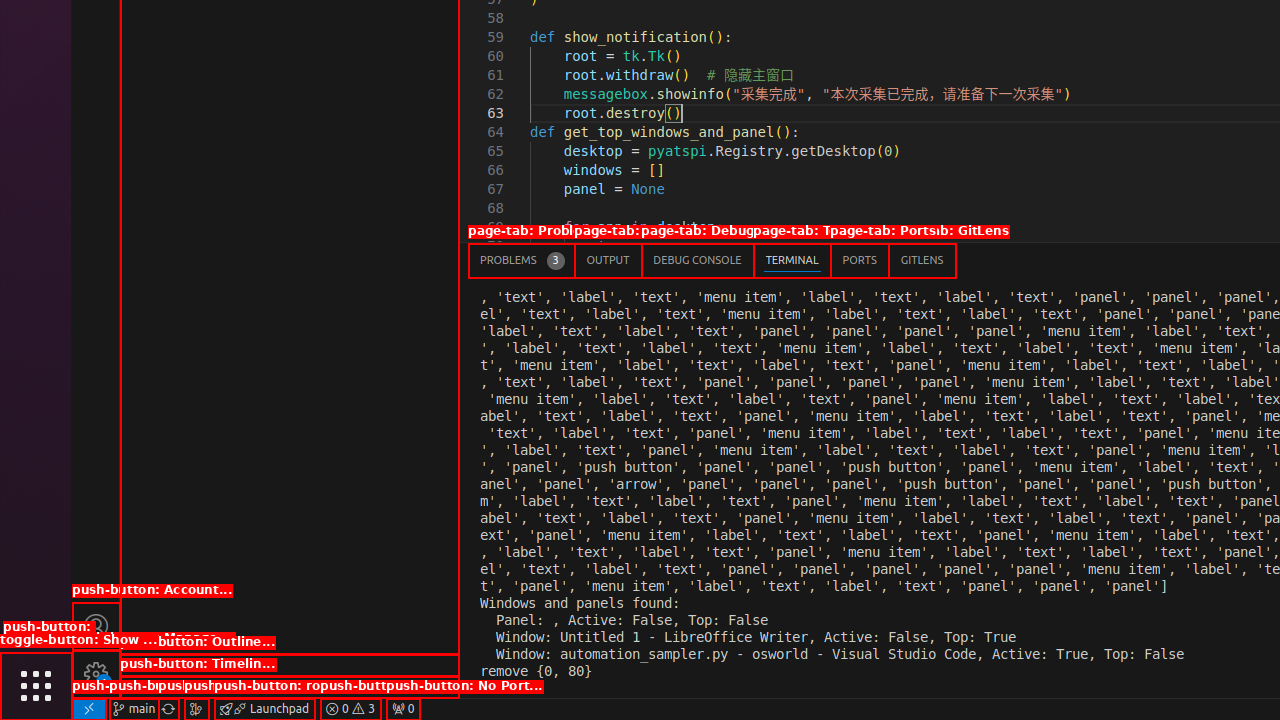 This screenshot has width=1280, height=720. Describe the element at coordinates (350, 707) in the screenshot. I see `'Warnings: 3'` at that location.